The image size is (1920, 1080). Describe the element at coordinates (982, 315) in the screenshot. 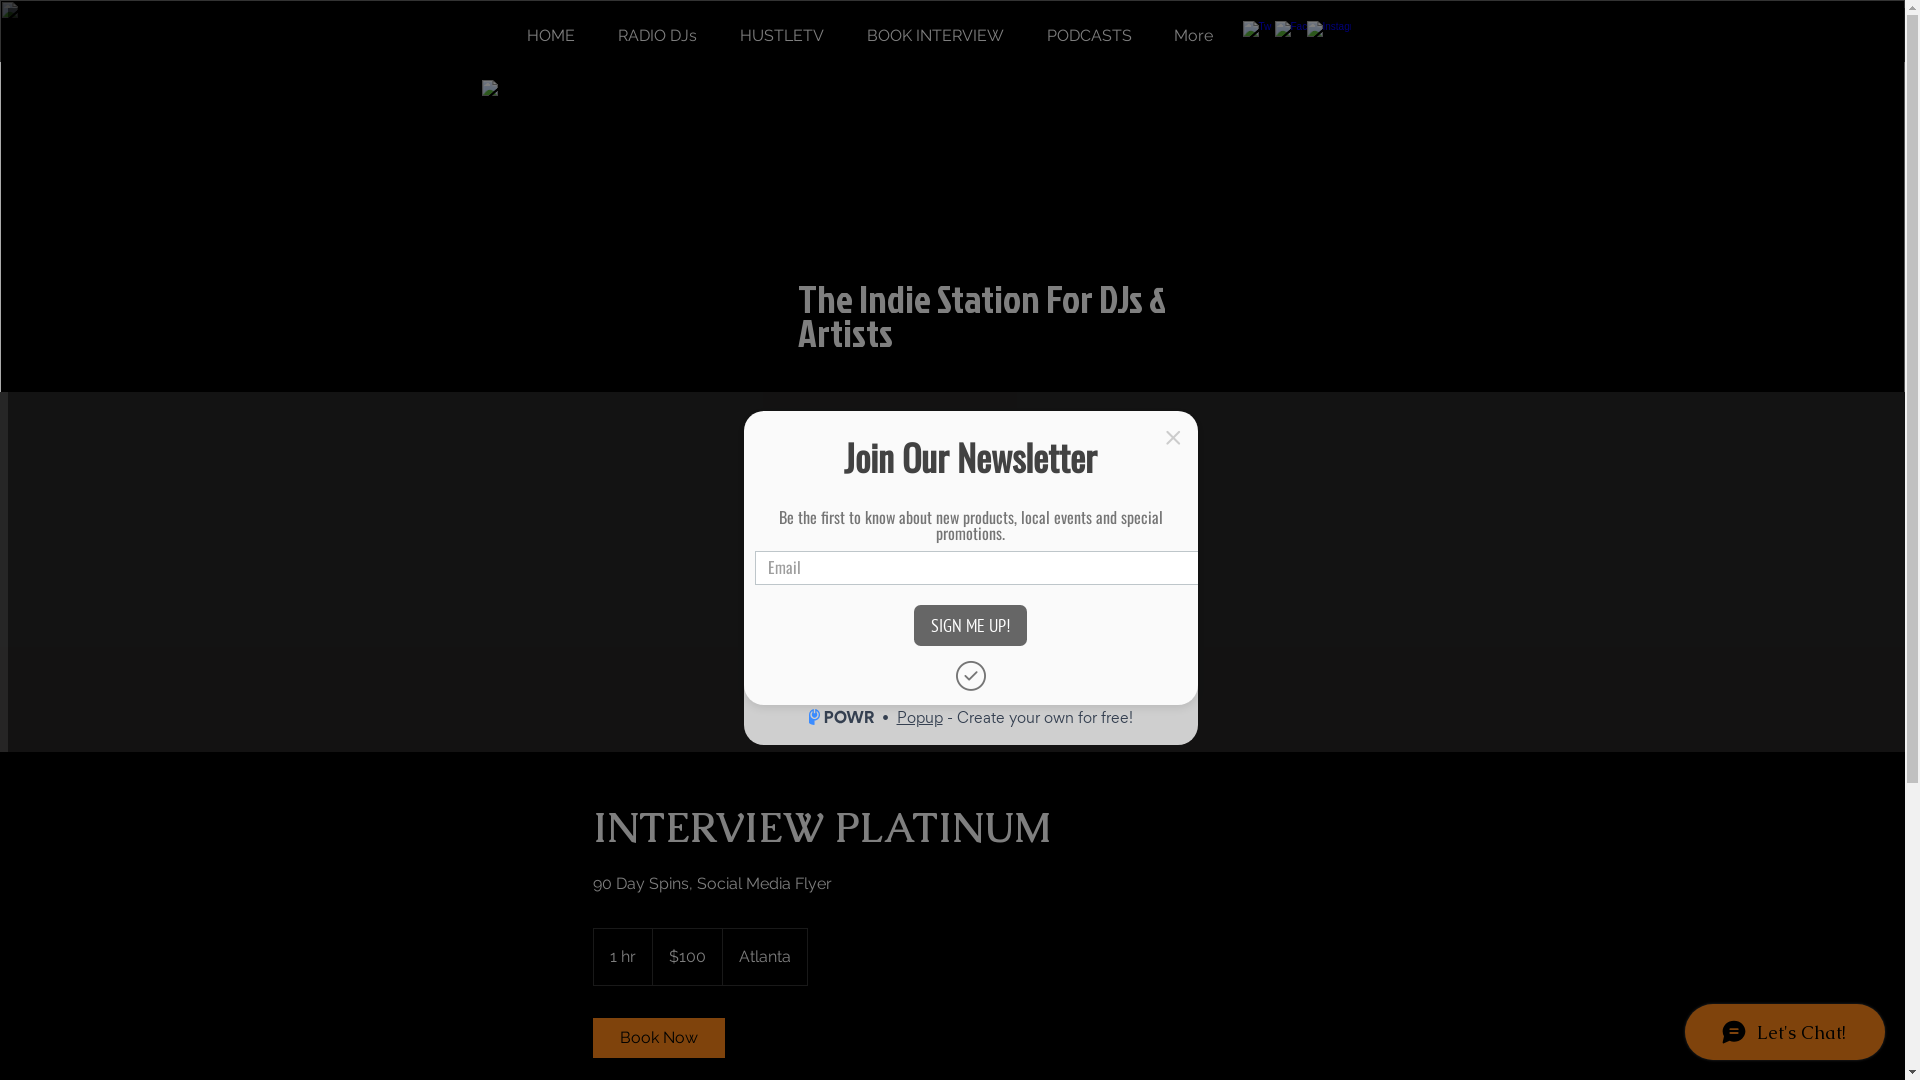

I see `'The Indie Station For DJs & Artists'` at that location.